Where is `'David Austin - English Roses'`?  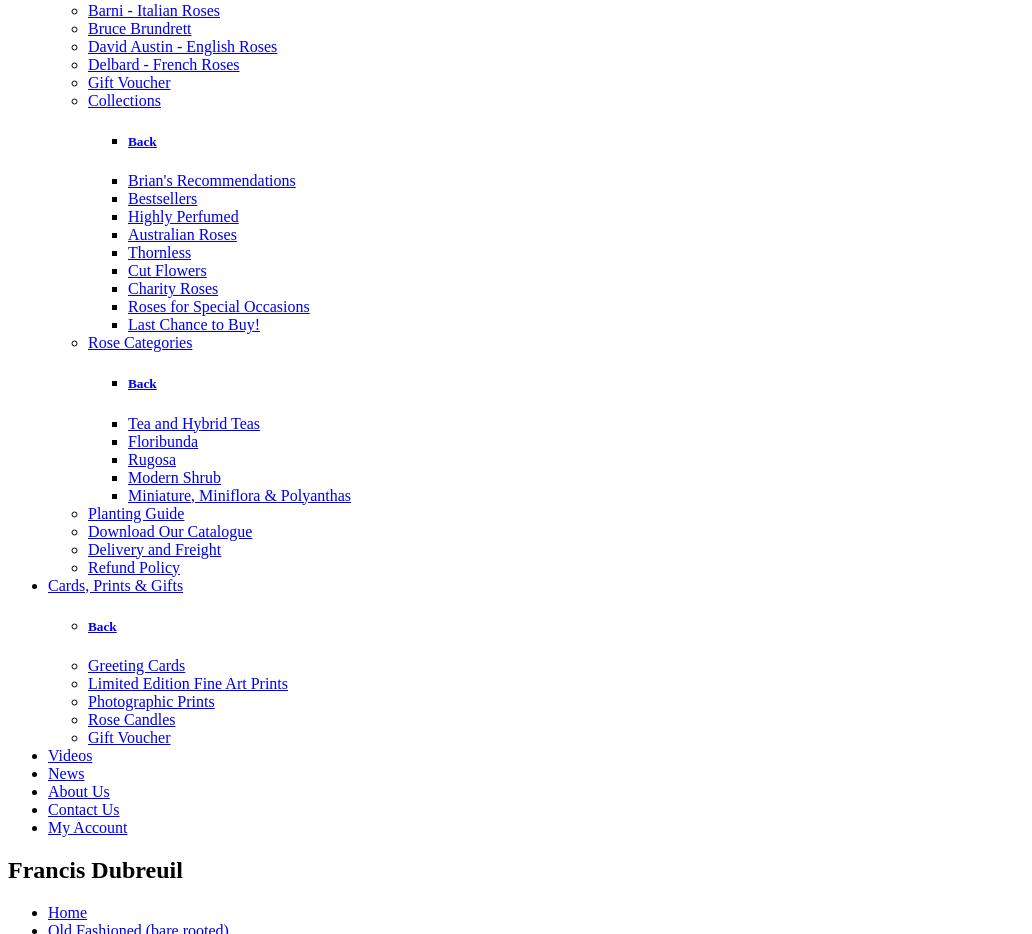
'David Austin - English Roses' is located at coordinates (181, 44).